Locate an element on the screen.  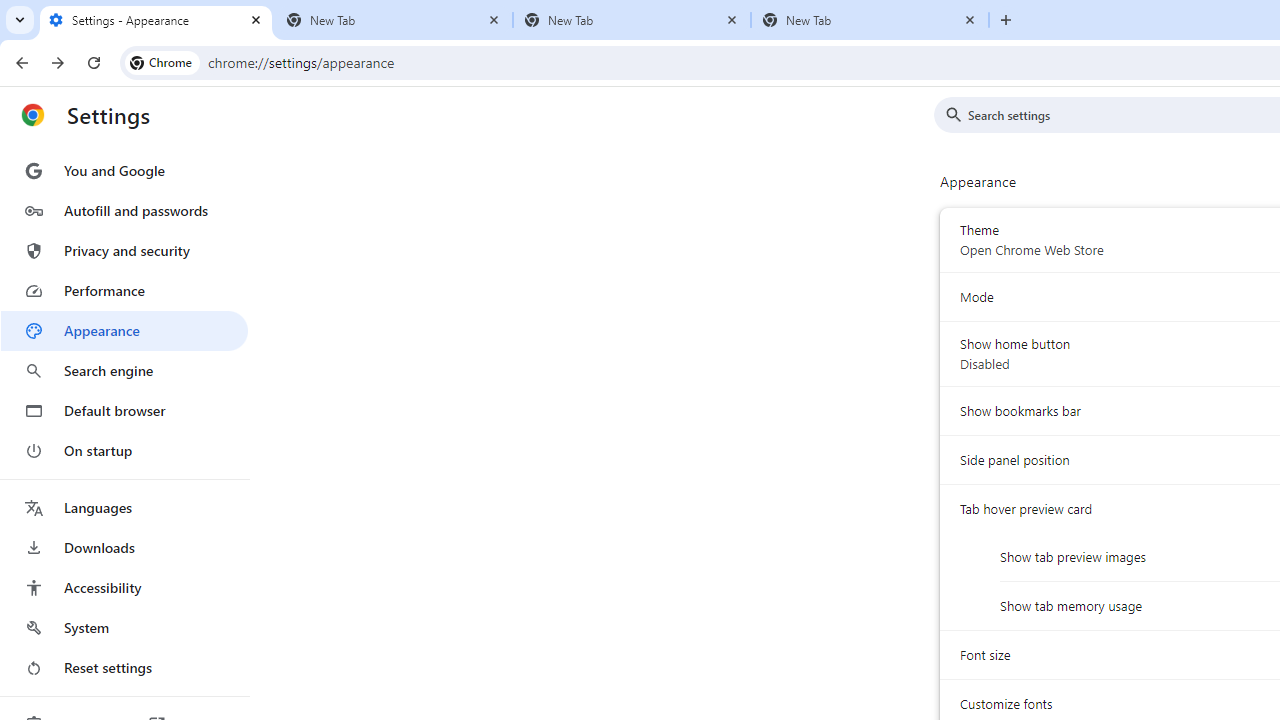
'On startup' is located at coordinates (123, 451).